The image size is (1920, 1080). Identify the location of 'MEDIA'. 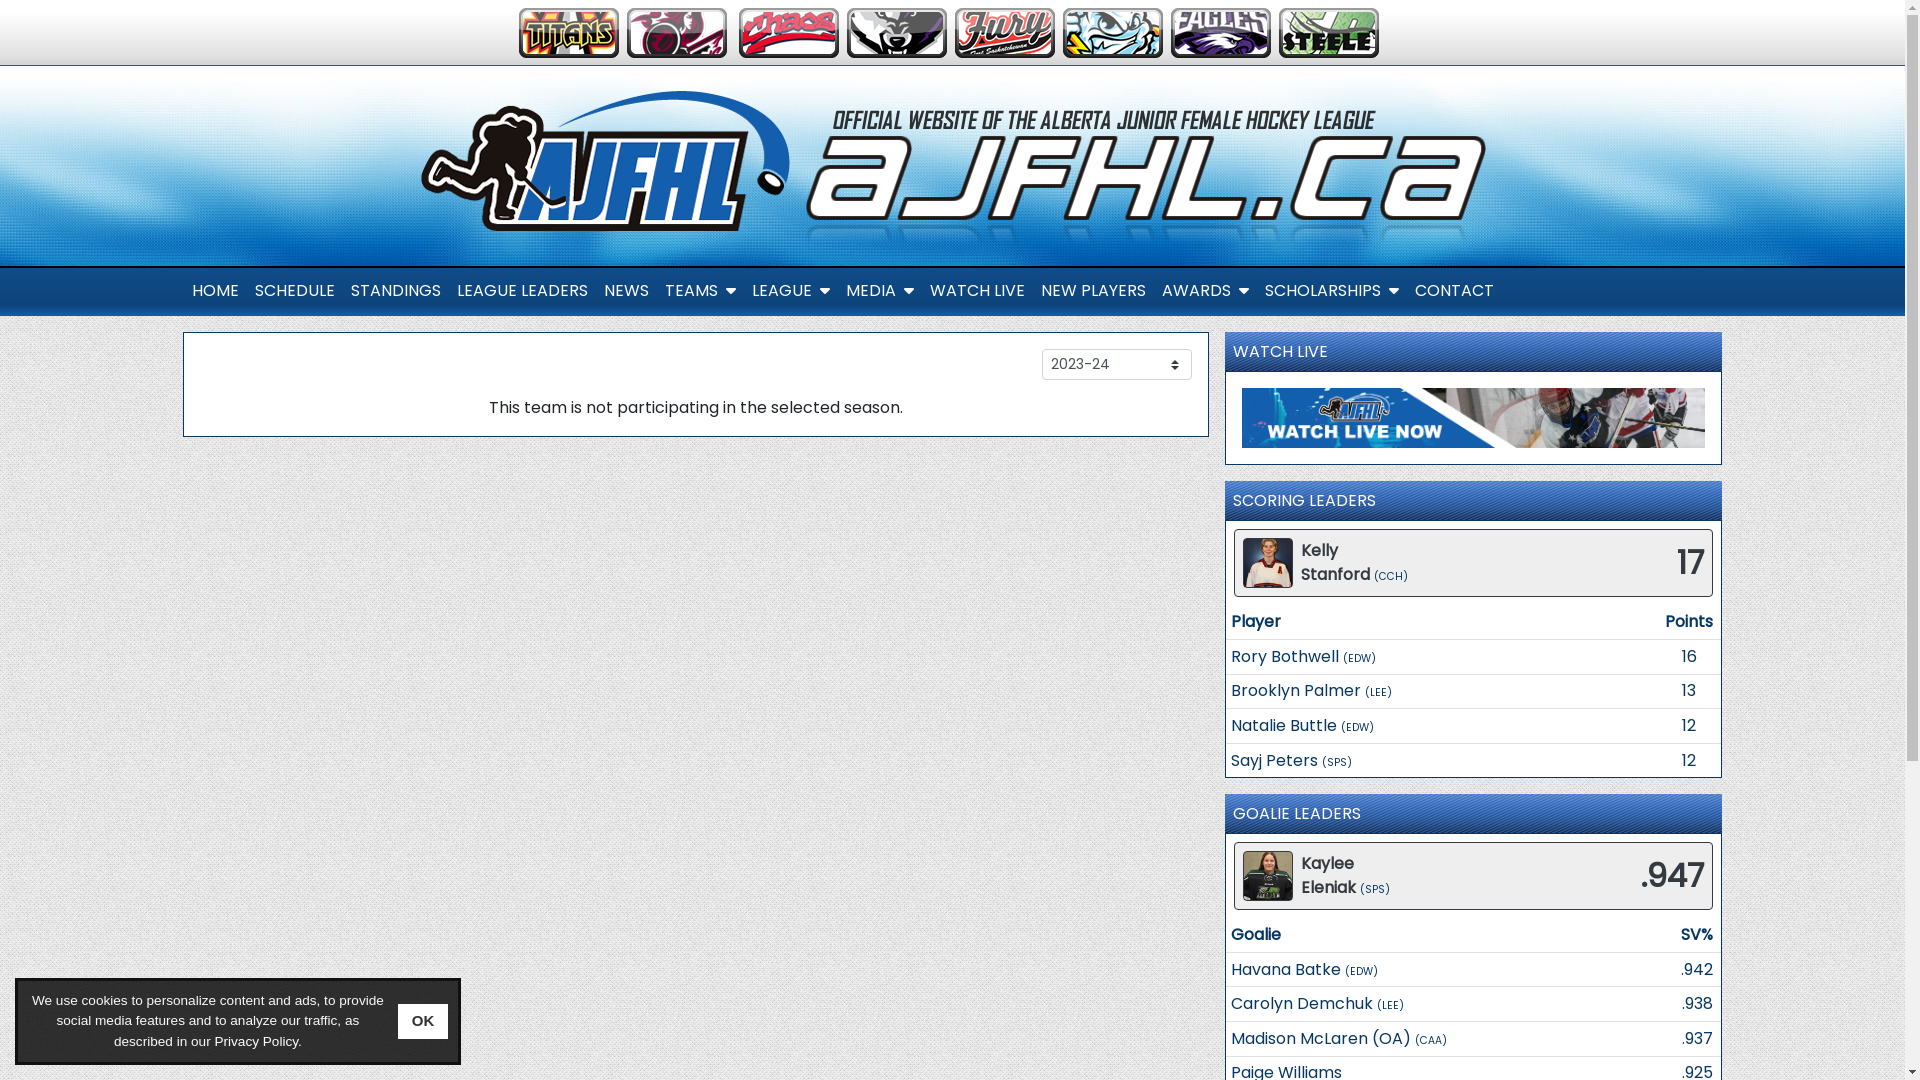
(879, 290).